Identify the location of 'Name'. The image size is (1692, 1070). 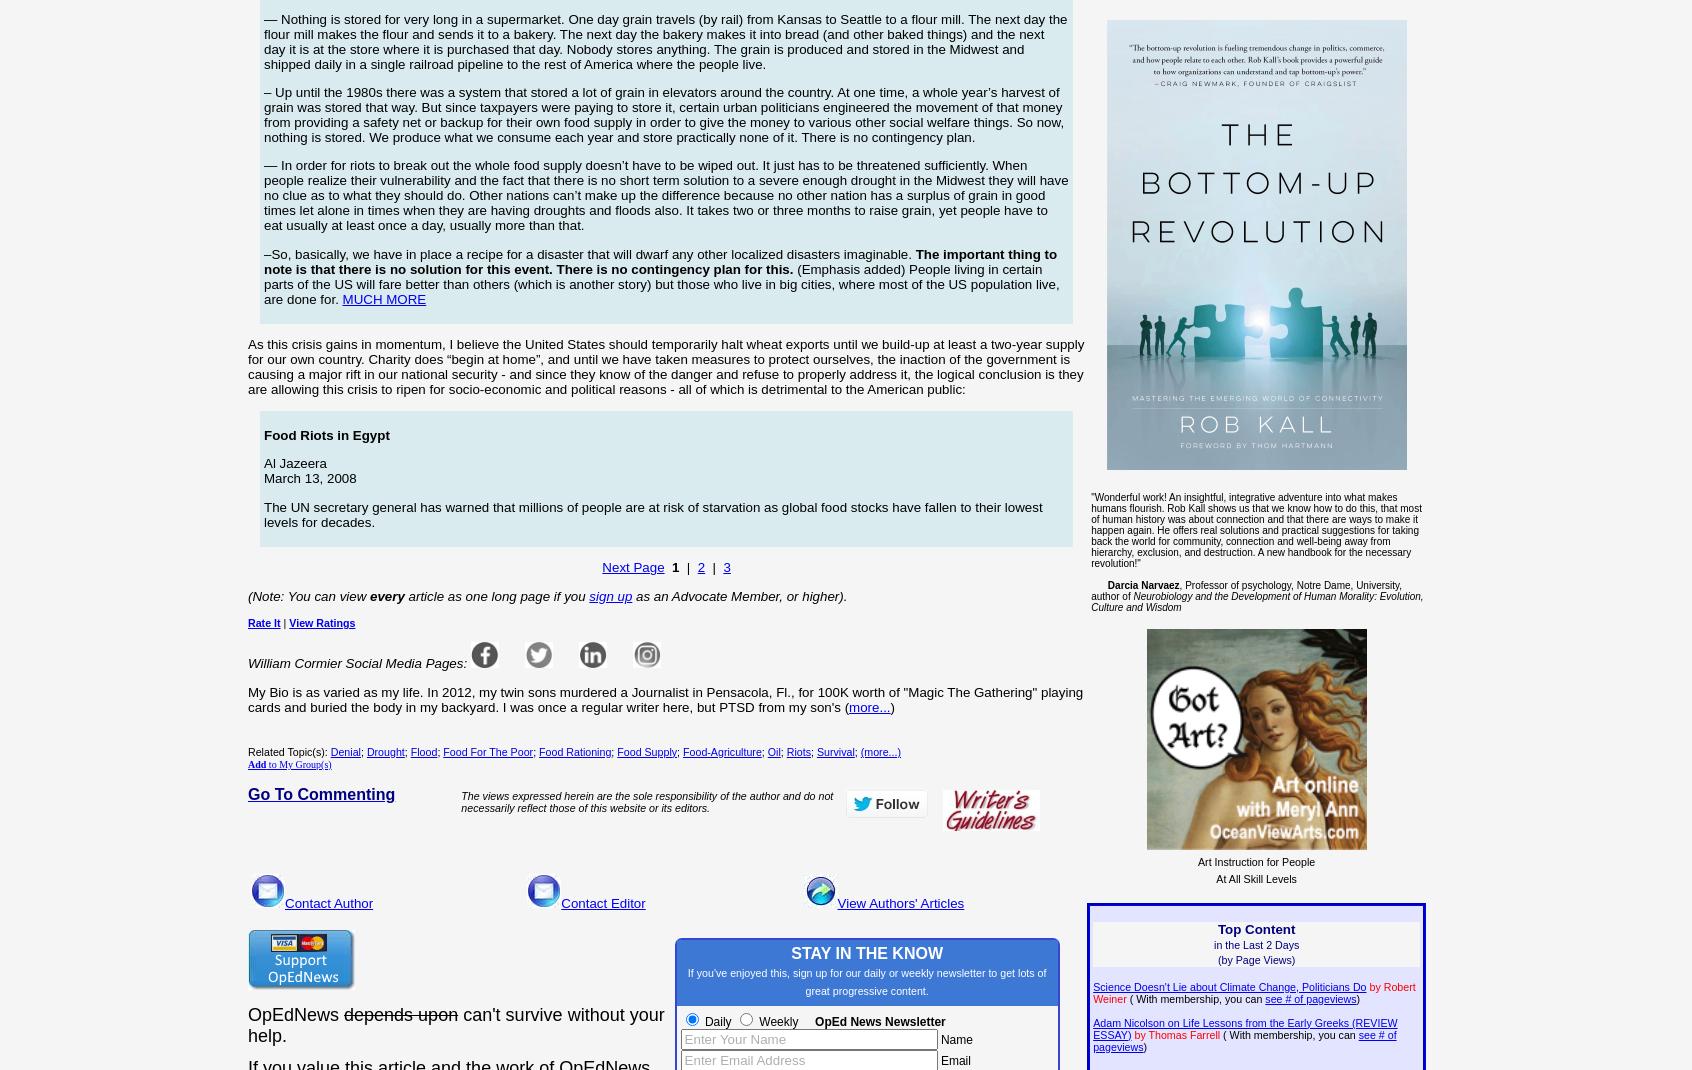
(954, 1040).